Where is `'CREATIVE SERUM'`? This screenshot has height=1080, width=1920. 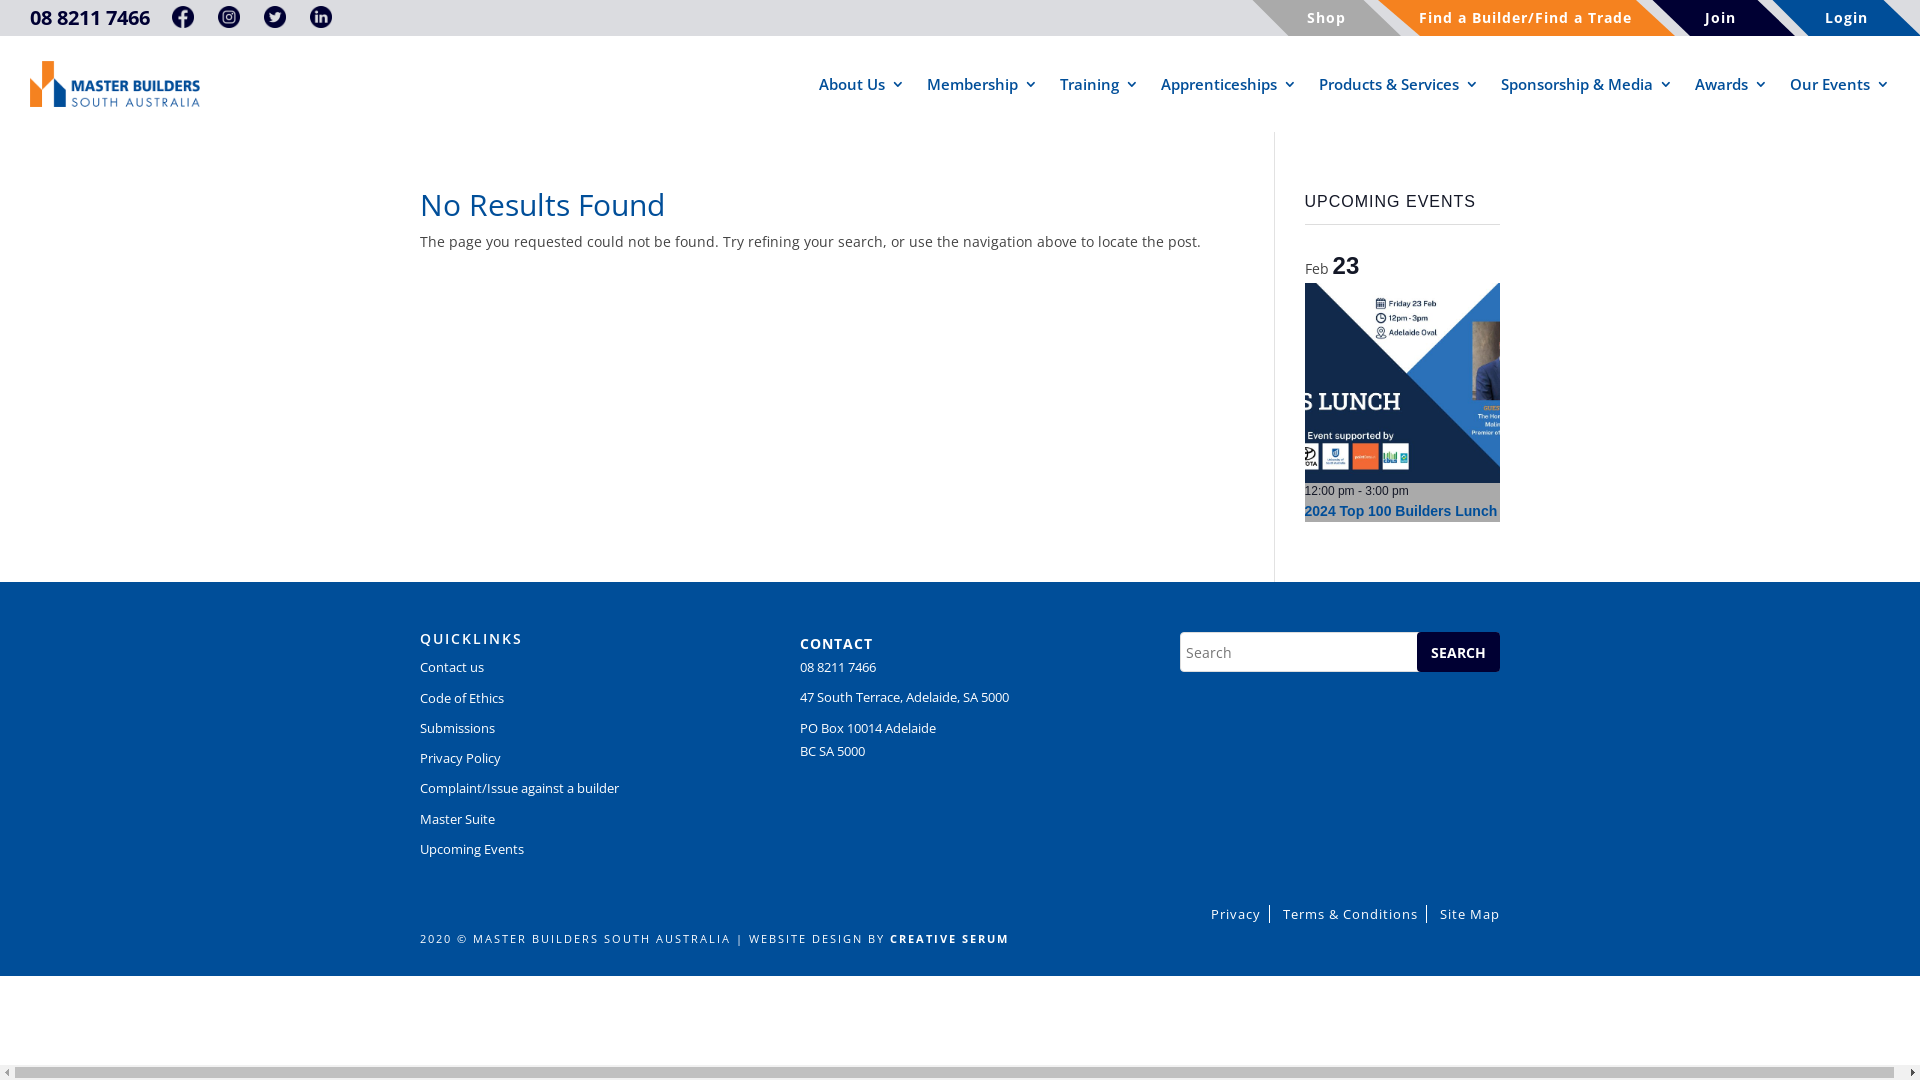
'CREATIVE SERUM' is located at coordinates (948, 938).